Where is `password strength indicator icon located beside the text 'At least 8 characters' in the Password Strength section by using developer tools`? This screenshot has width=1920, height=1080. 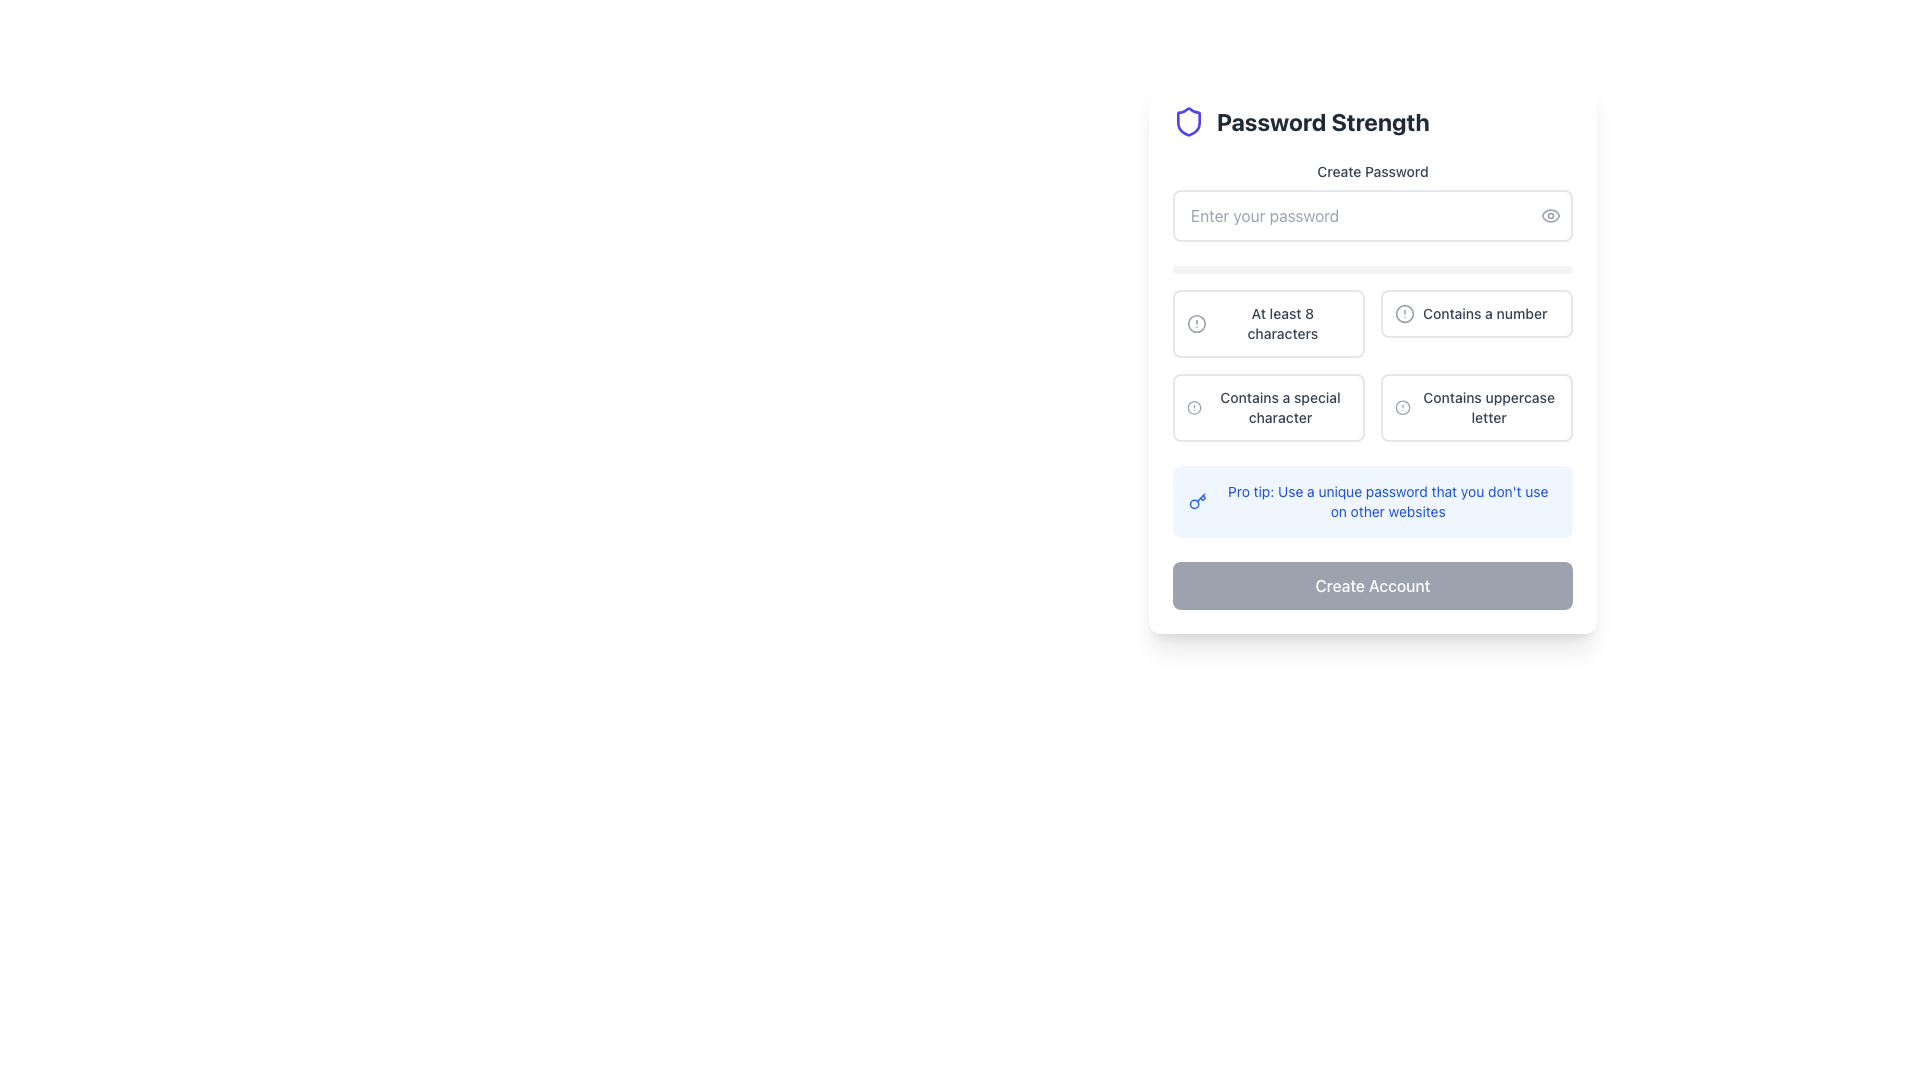
password strength indicator icon located beside the text 'At least 8 characters' in the Password Strength section by using developer tools is located at coordinates (1196, 323).